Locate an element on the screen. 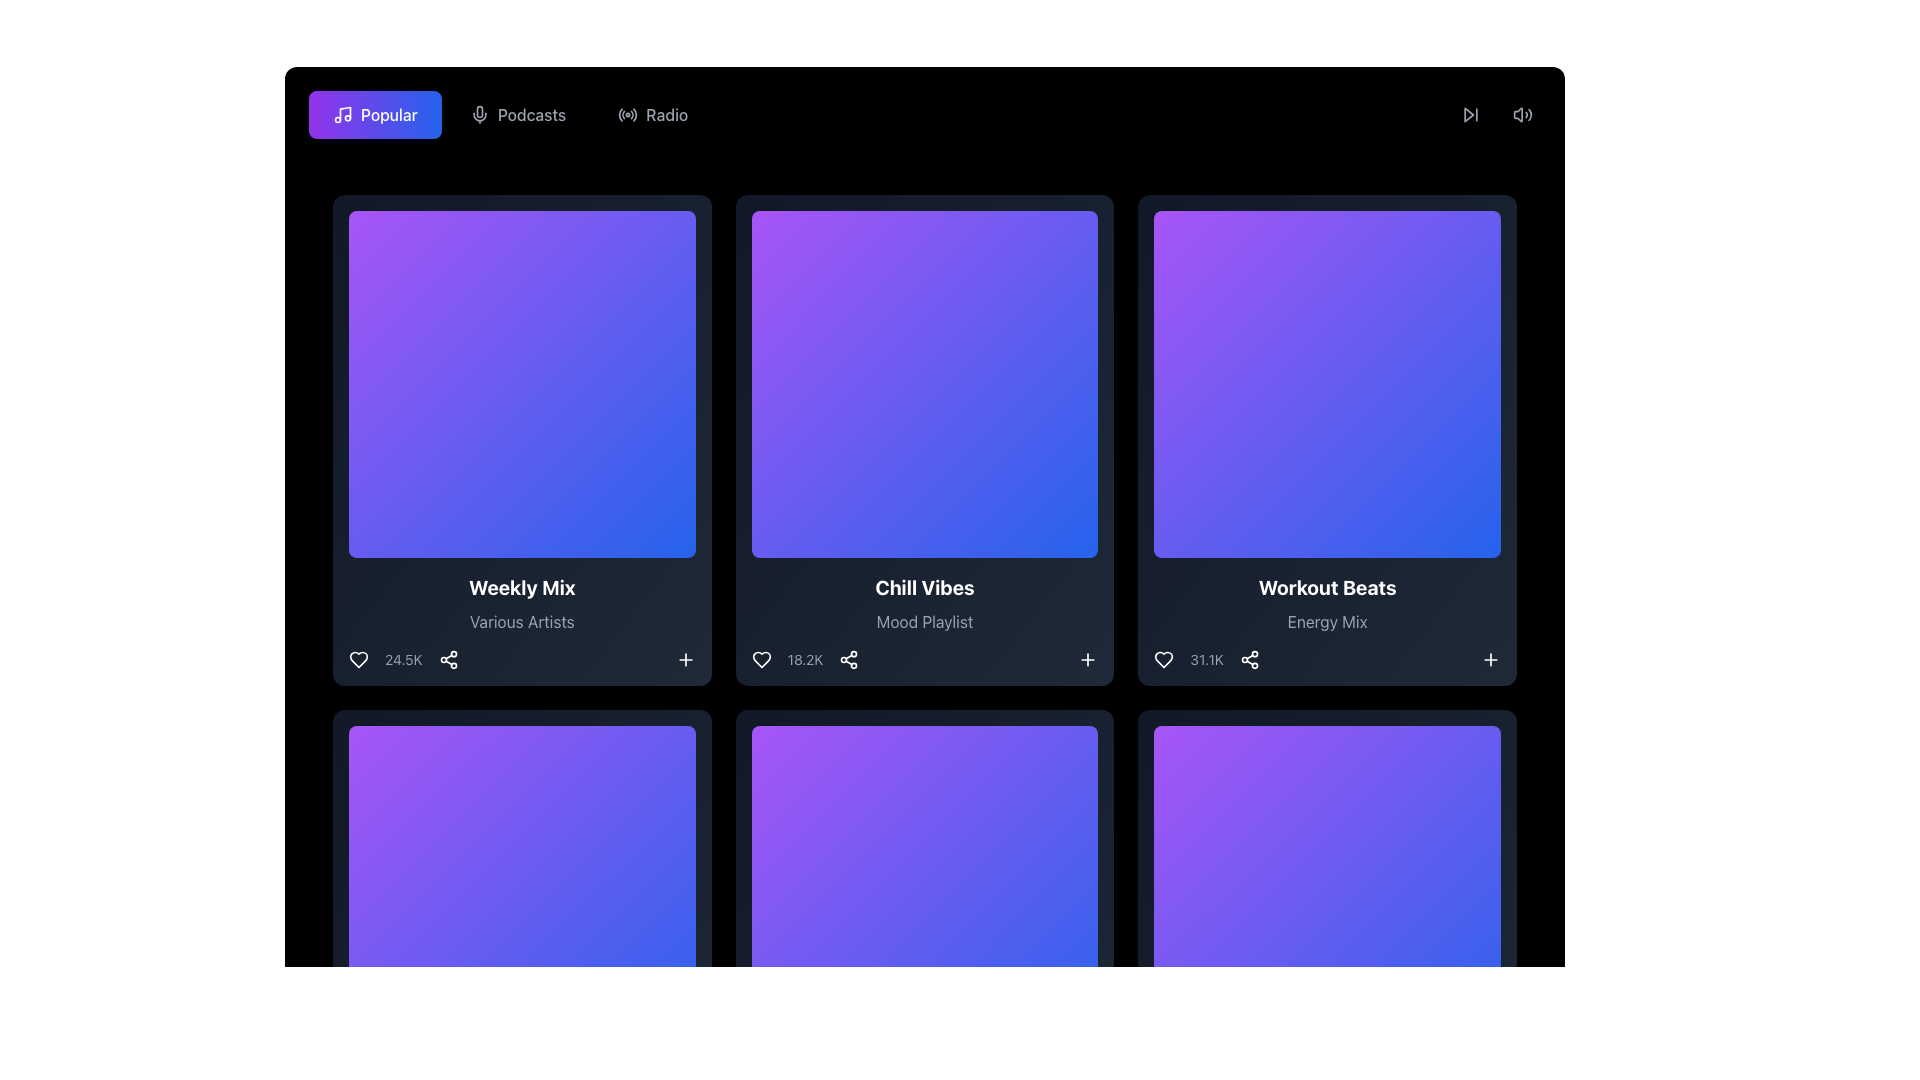  the bold text label reading 'Weekly Mix', which is centrally aligned at the top of the card component in the card grid layout is located at coordinates (522, 586).